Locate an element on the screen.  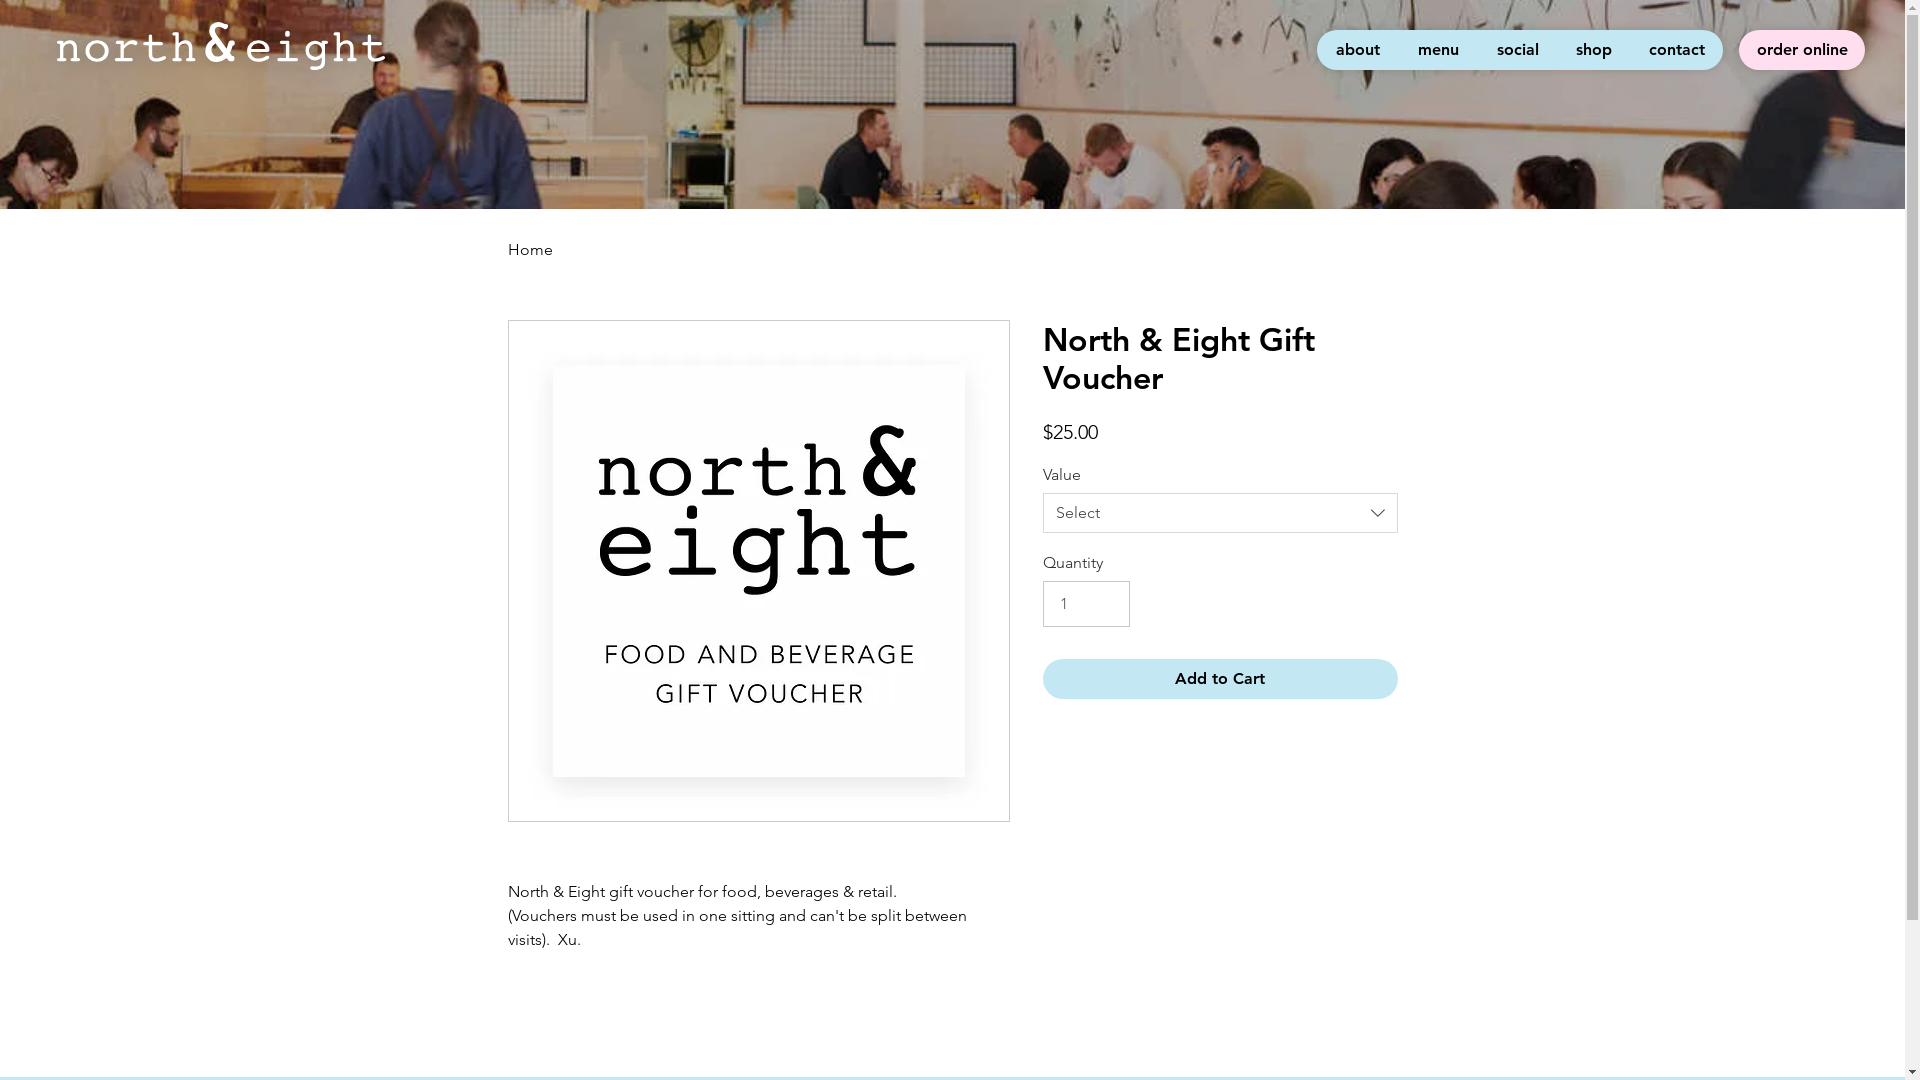
'about' is located at coordinates (1316, 49).